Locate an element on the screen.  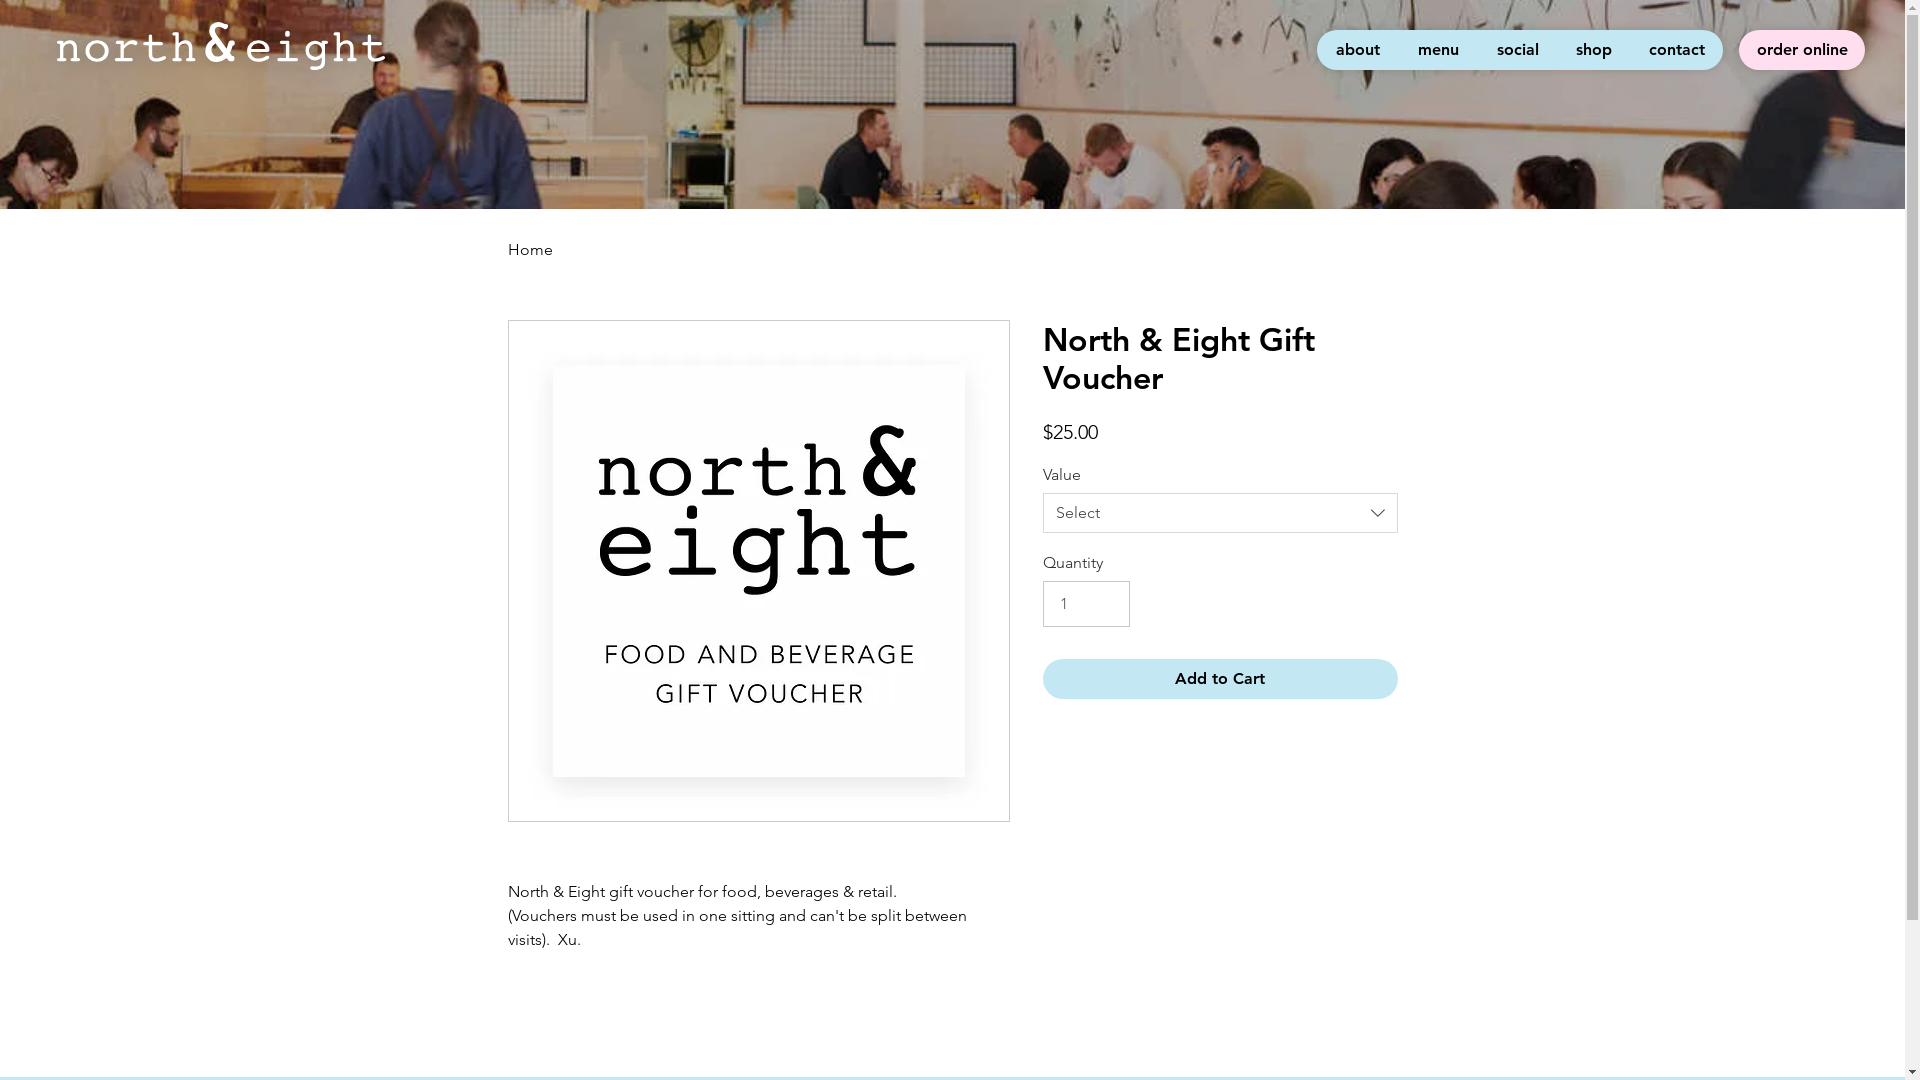
'about' is located at coordinates (1316, 49).